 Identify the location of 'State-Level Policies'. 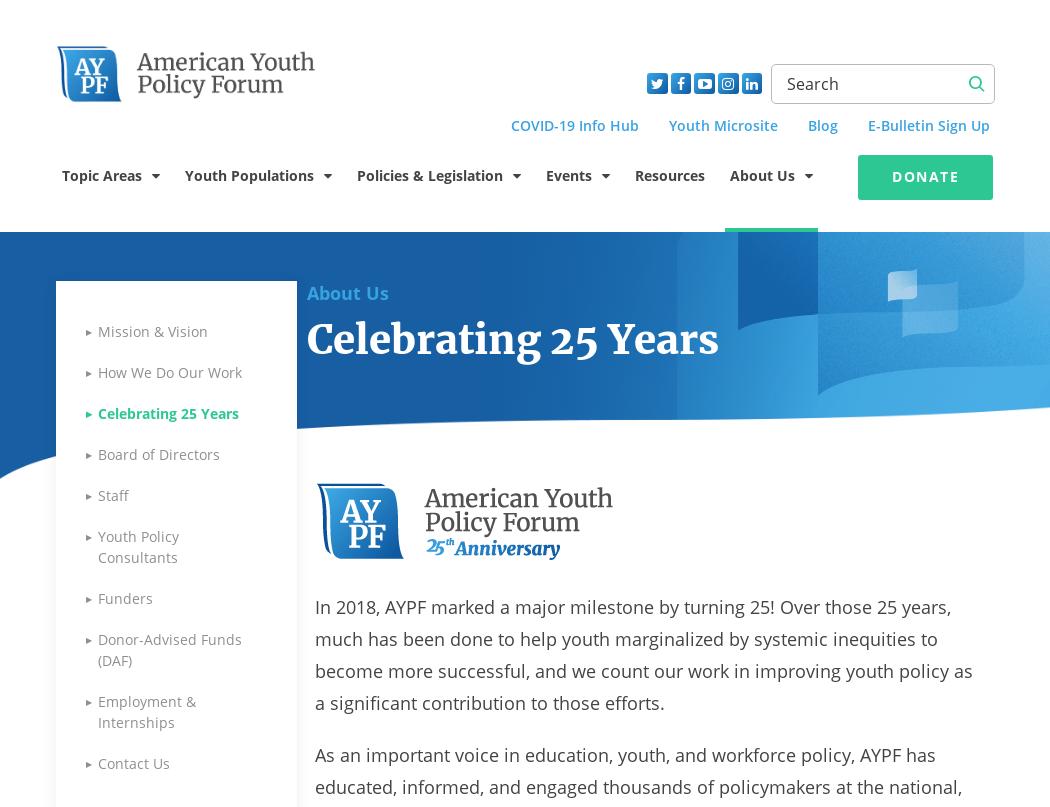
(441, 787).